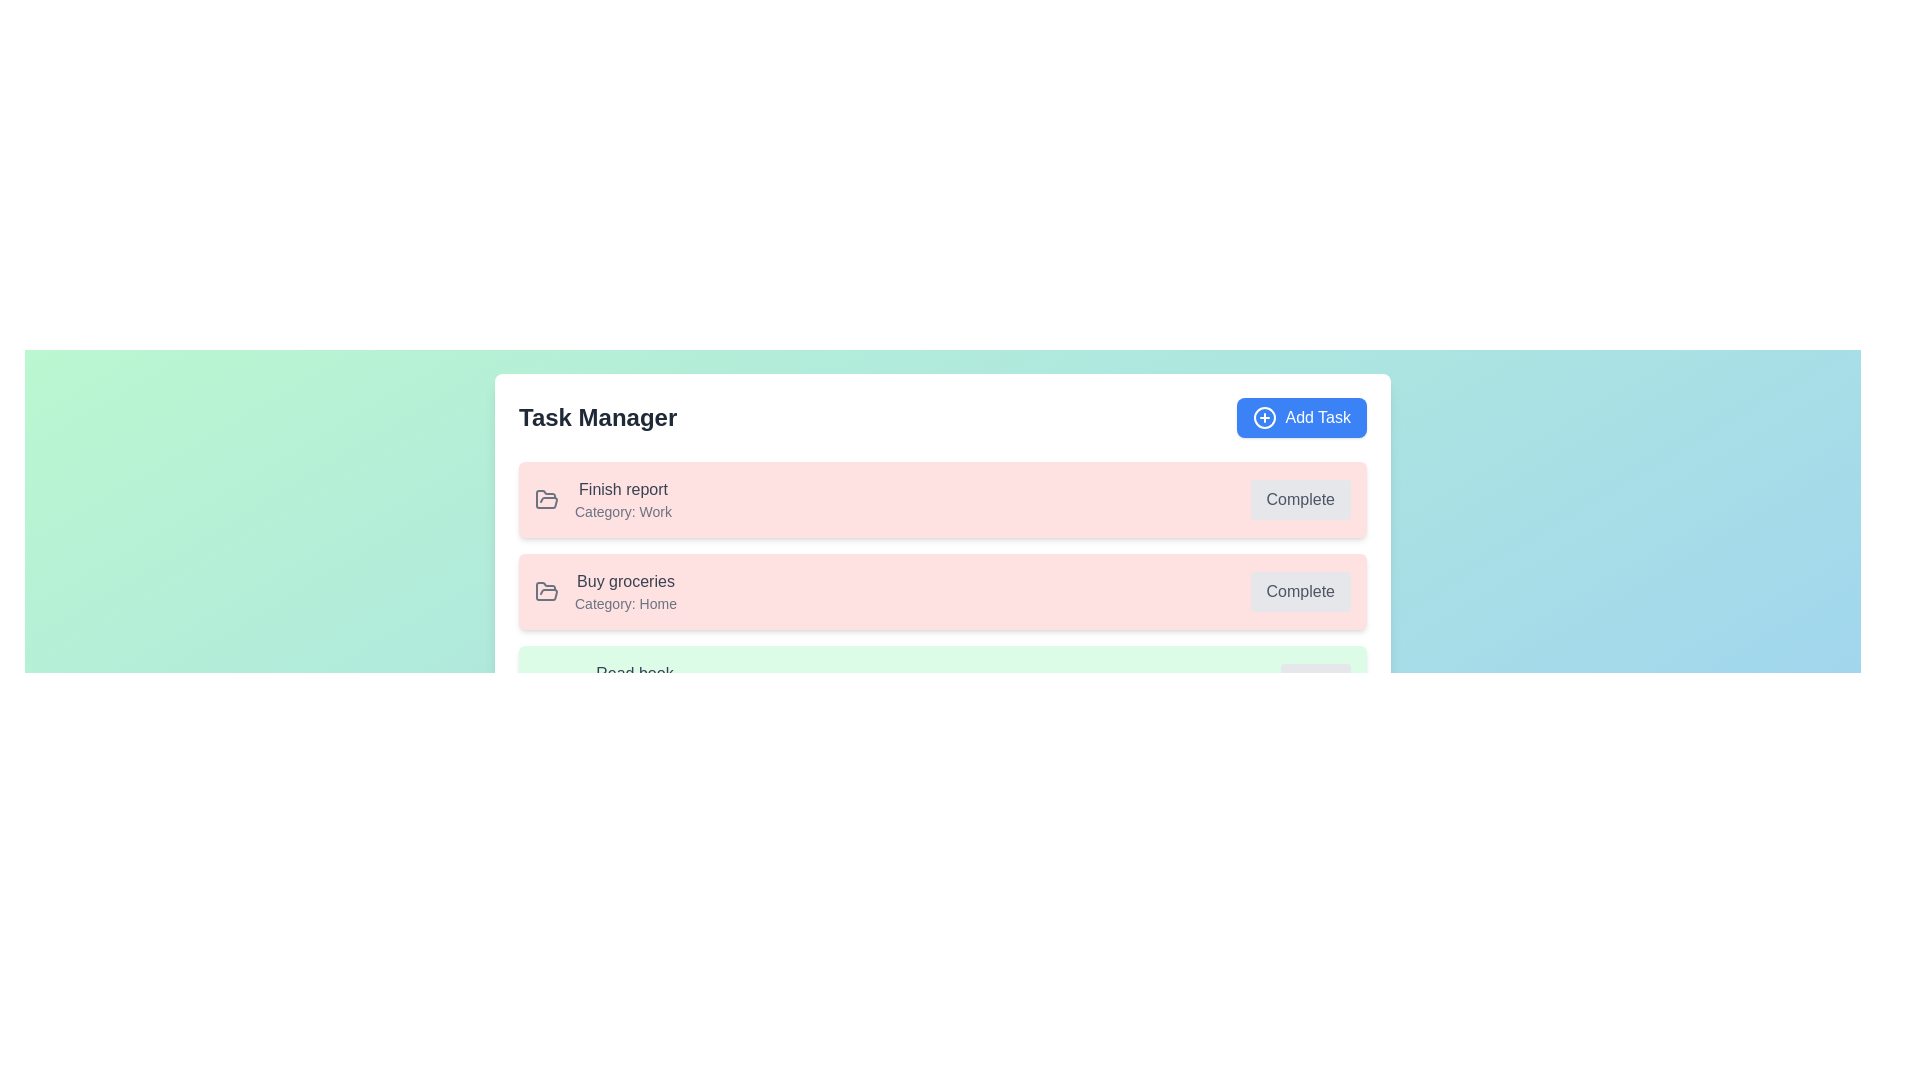  Describe the element at coordinates (624, 590) in the screenshot. I see `the second Text display block in the Task Manager, which displays a task item's title and related category information` at that location.